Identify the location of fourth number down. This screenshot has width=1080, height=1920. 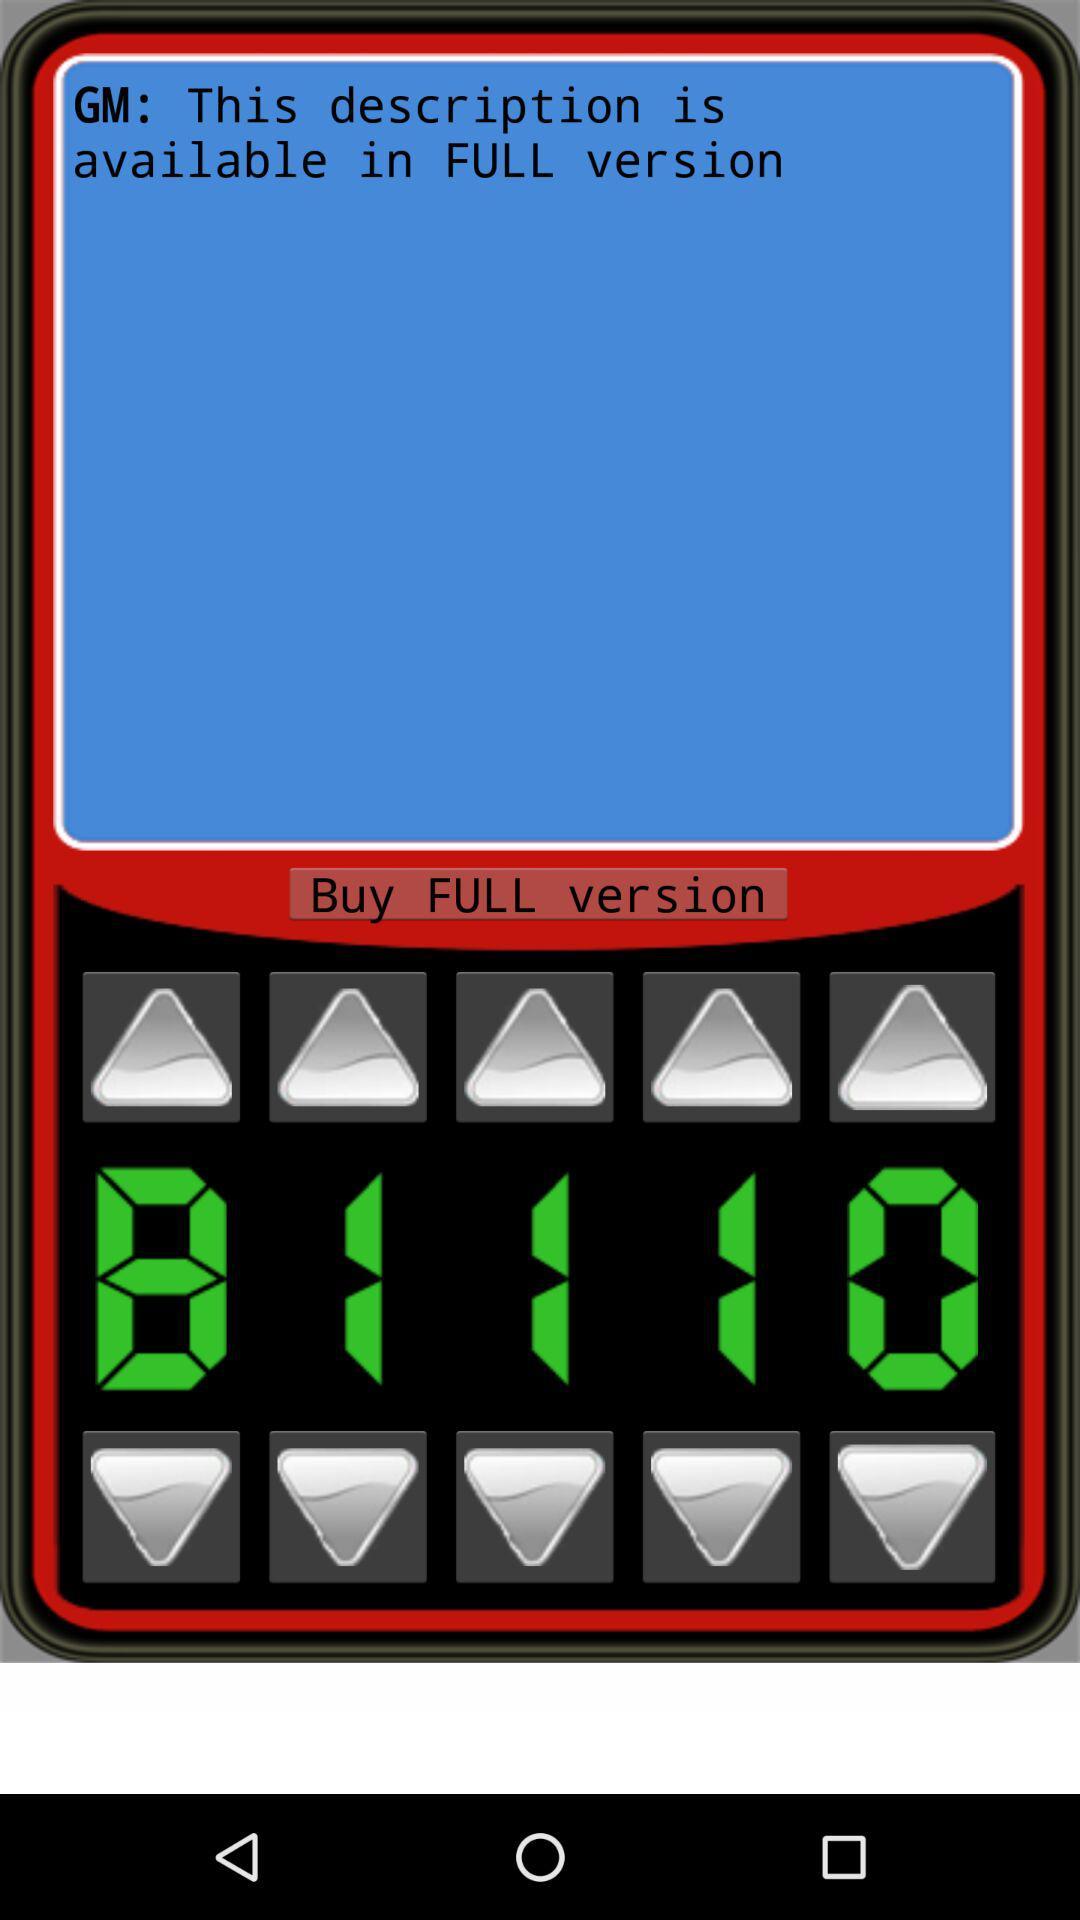
(721, 1507).